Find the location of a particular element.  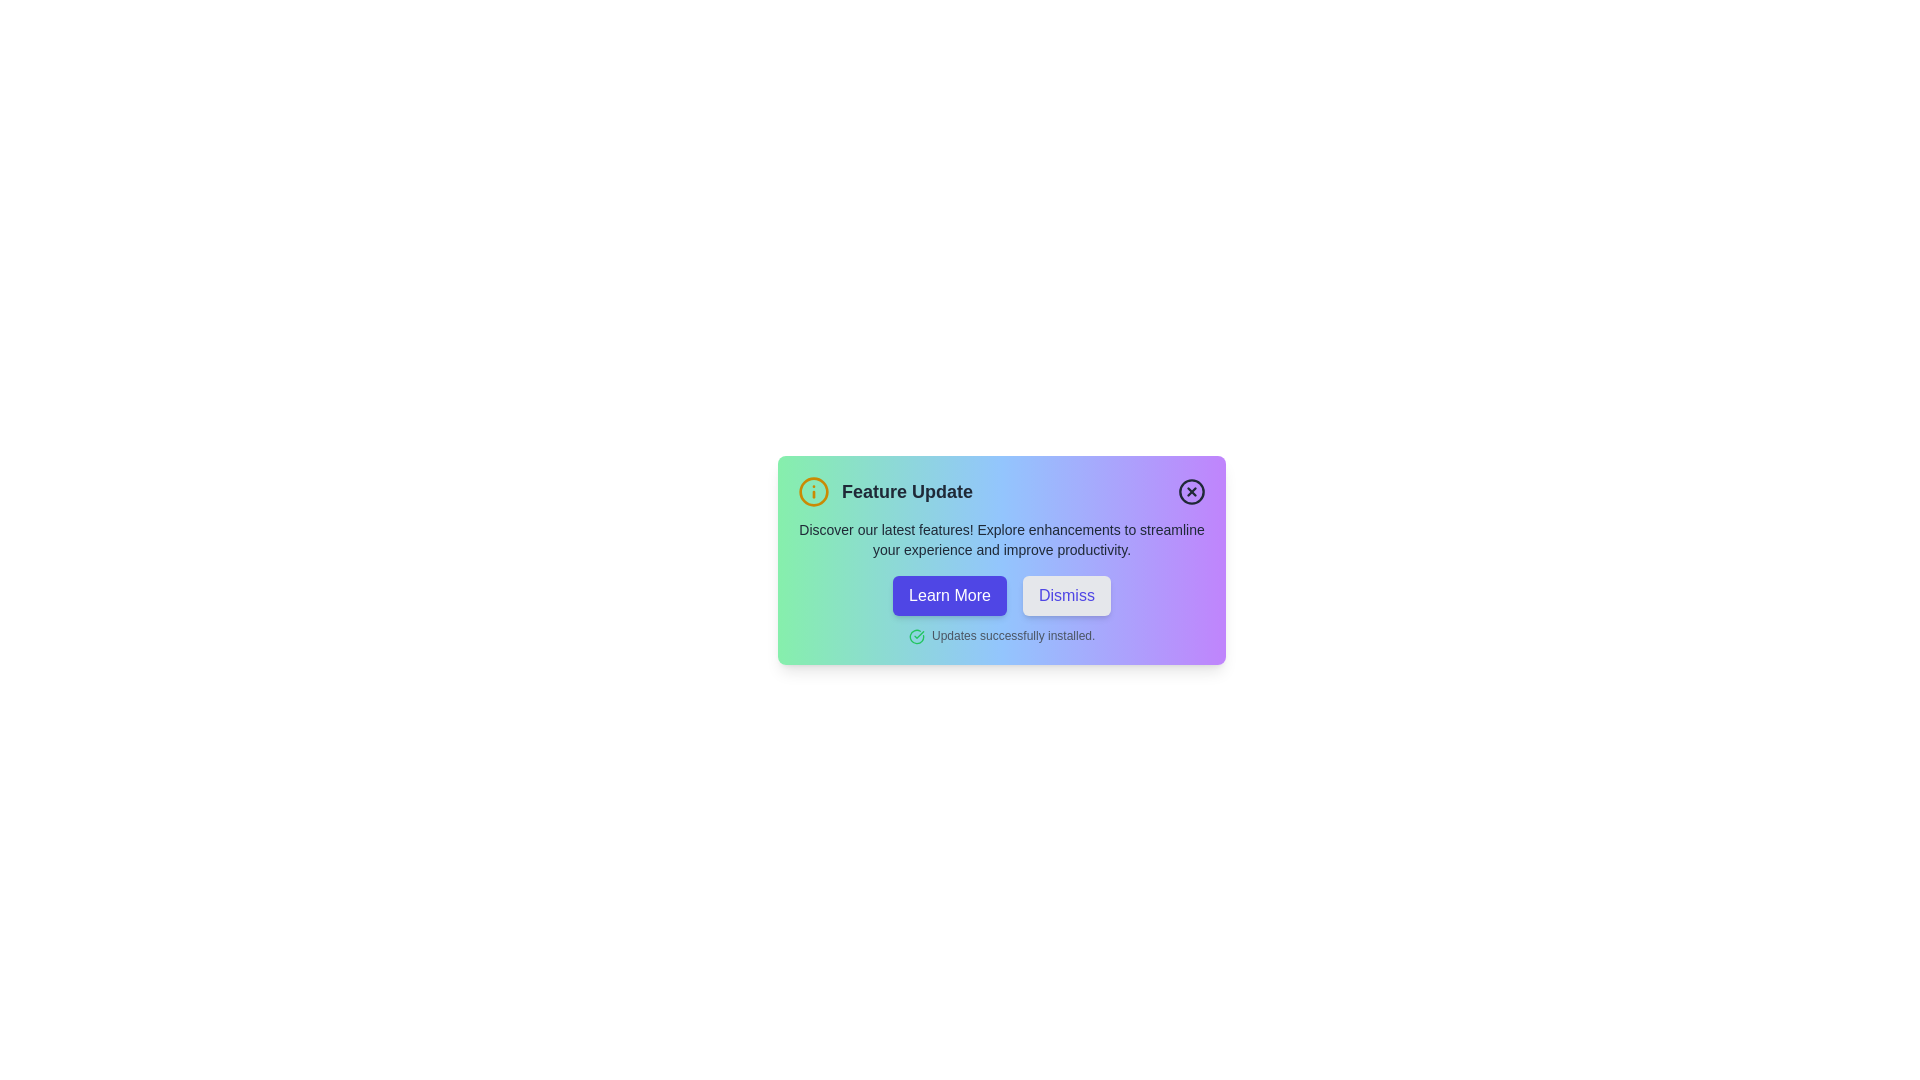

the 'Learn More' button to explore additional features is located at coordinates (949, 595).